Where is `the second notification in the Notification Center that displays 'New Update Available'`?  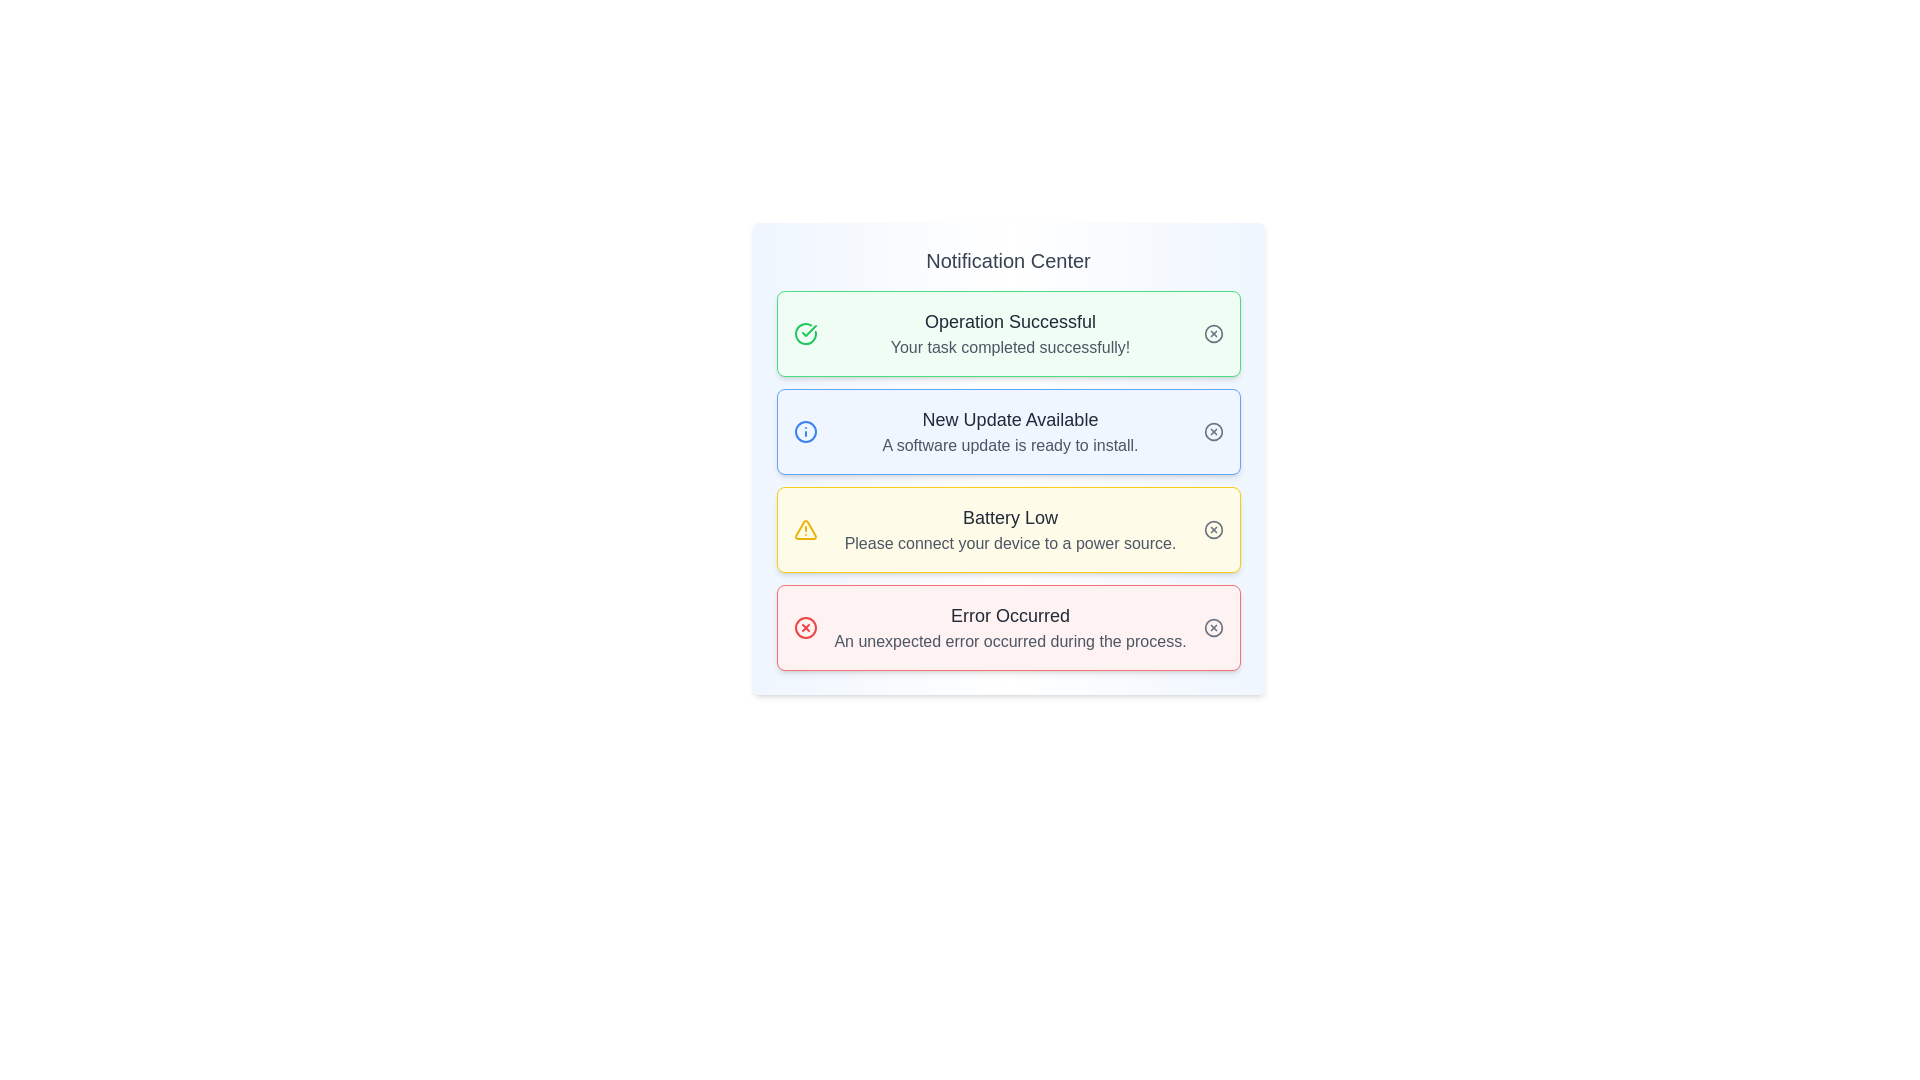
the second notification in the Notification Center that displays 'New Update Available' is located at coordinates (1008, 431).